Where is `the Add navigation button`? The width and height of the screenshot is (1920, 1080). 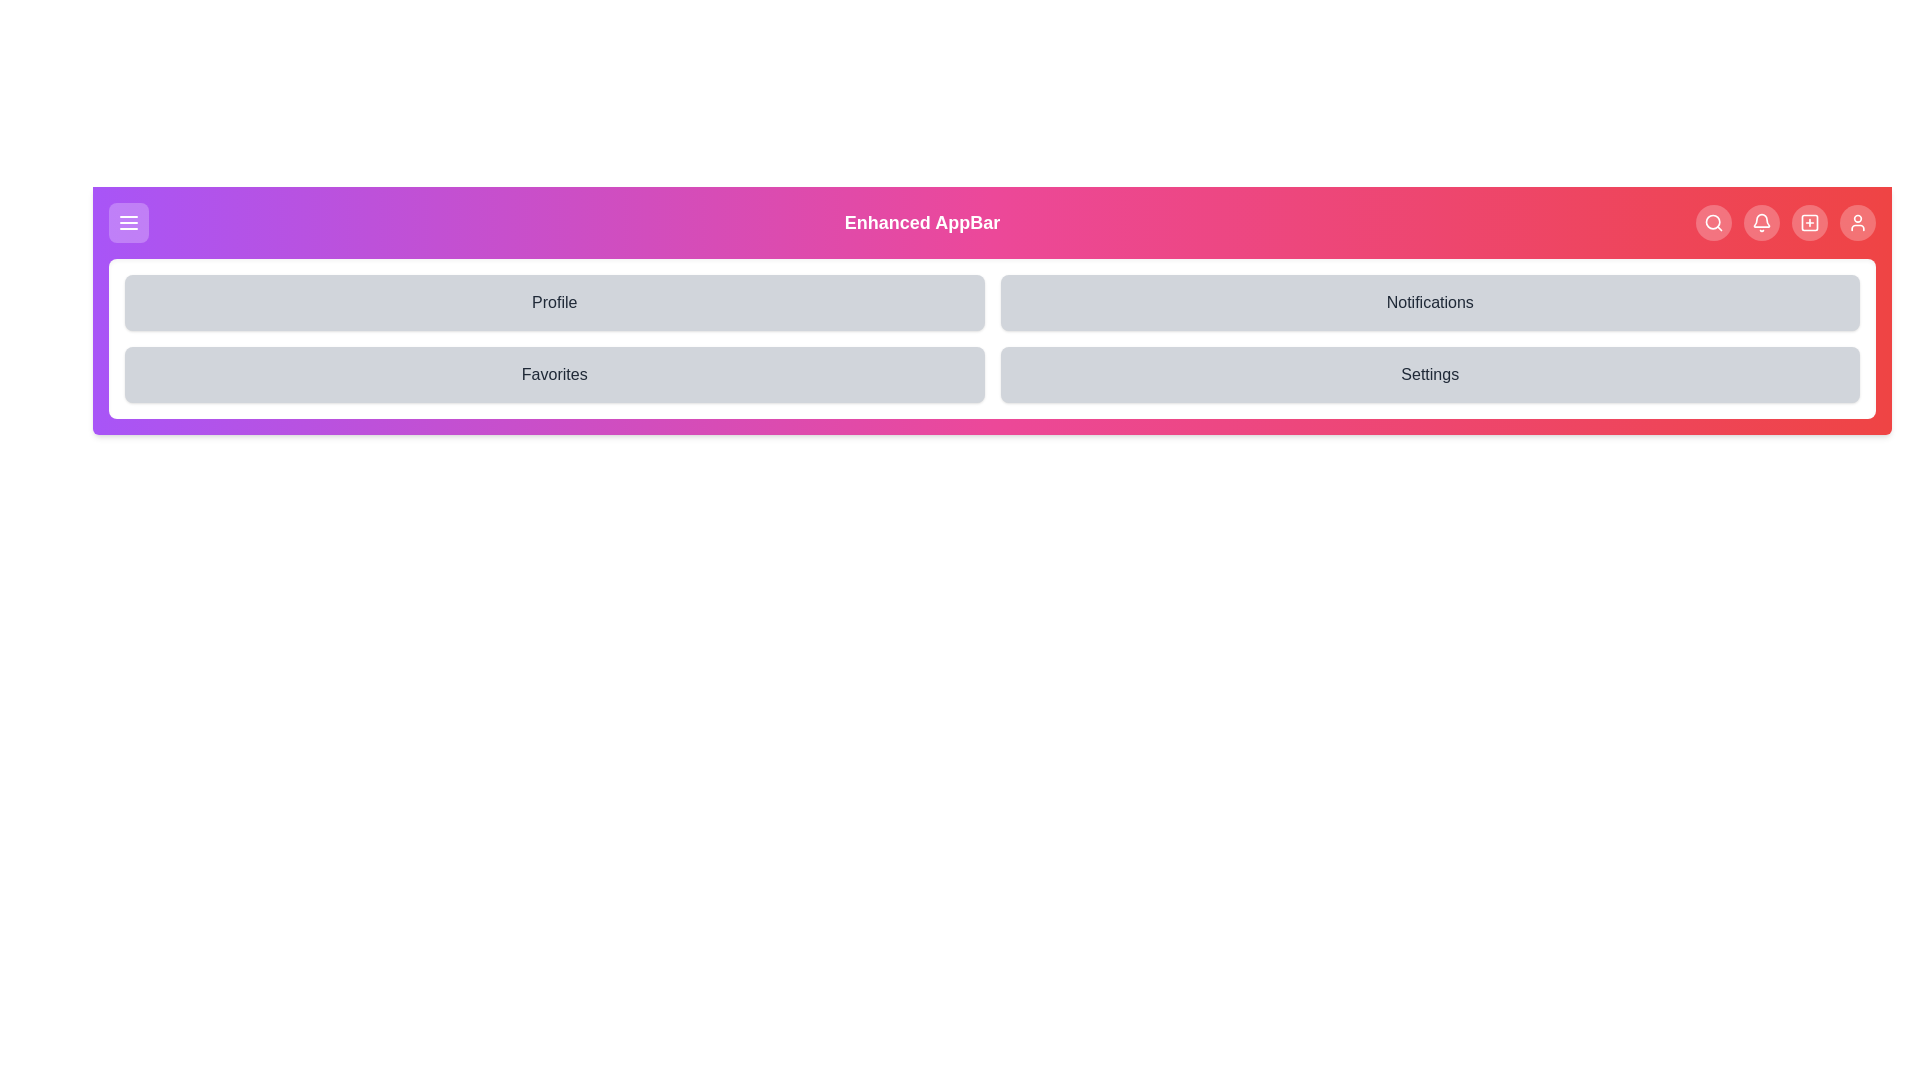
the Add navigation button is located at coordinates (1809, 223).